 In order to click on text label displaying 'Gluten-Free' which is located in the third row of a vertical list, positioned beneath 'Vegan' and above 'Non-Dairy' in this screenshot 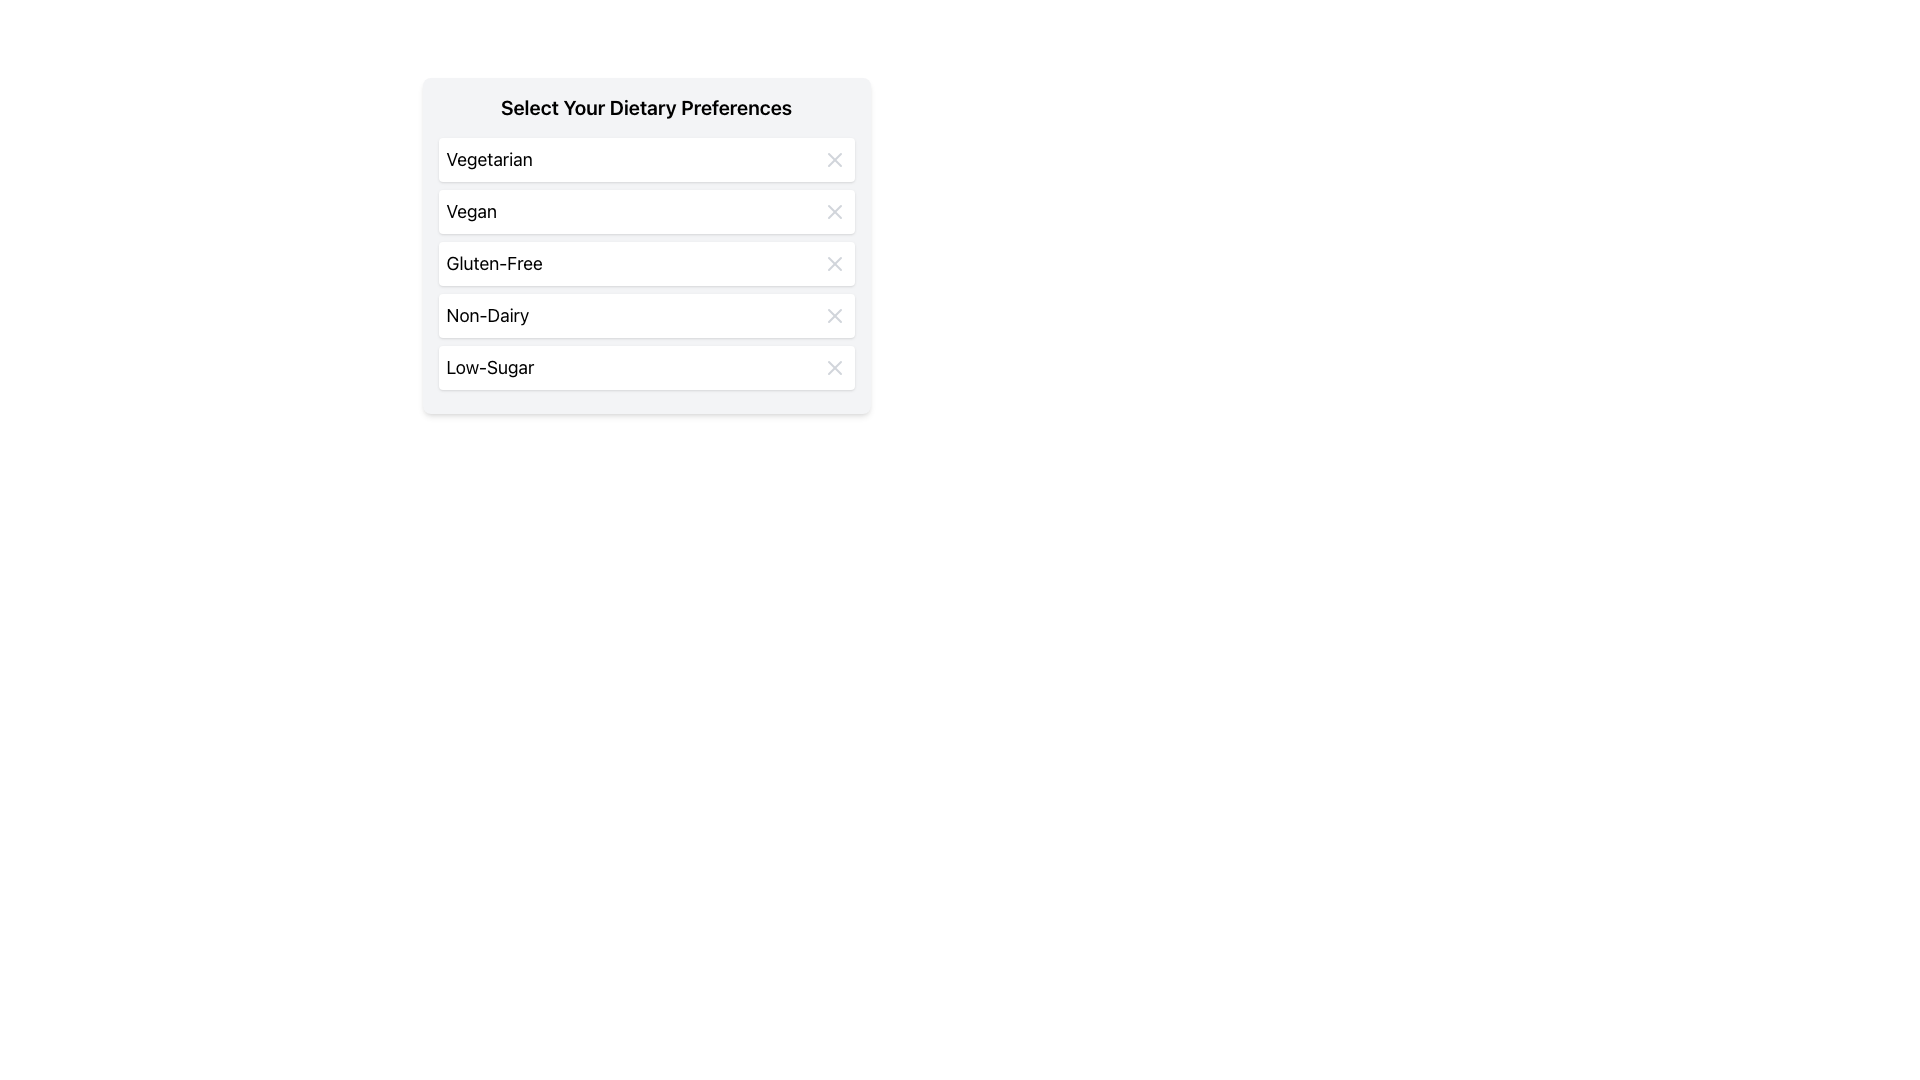, I will do `click(494, 262)`.